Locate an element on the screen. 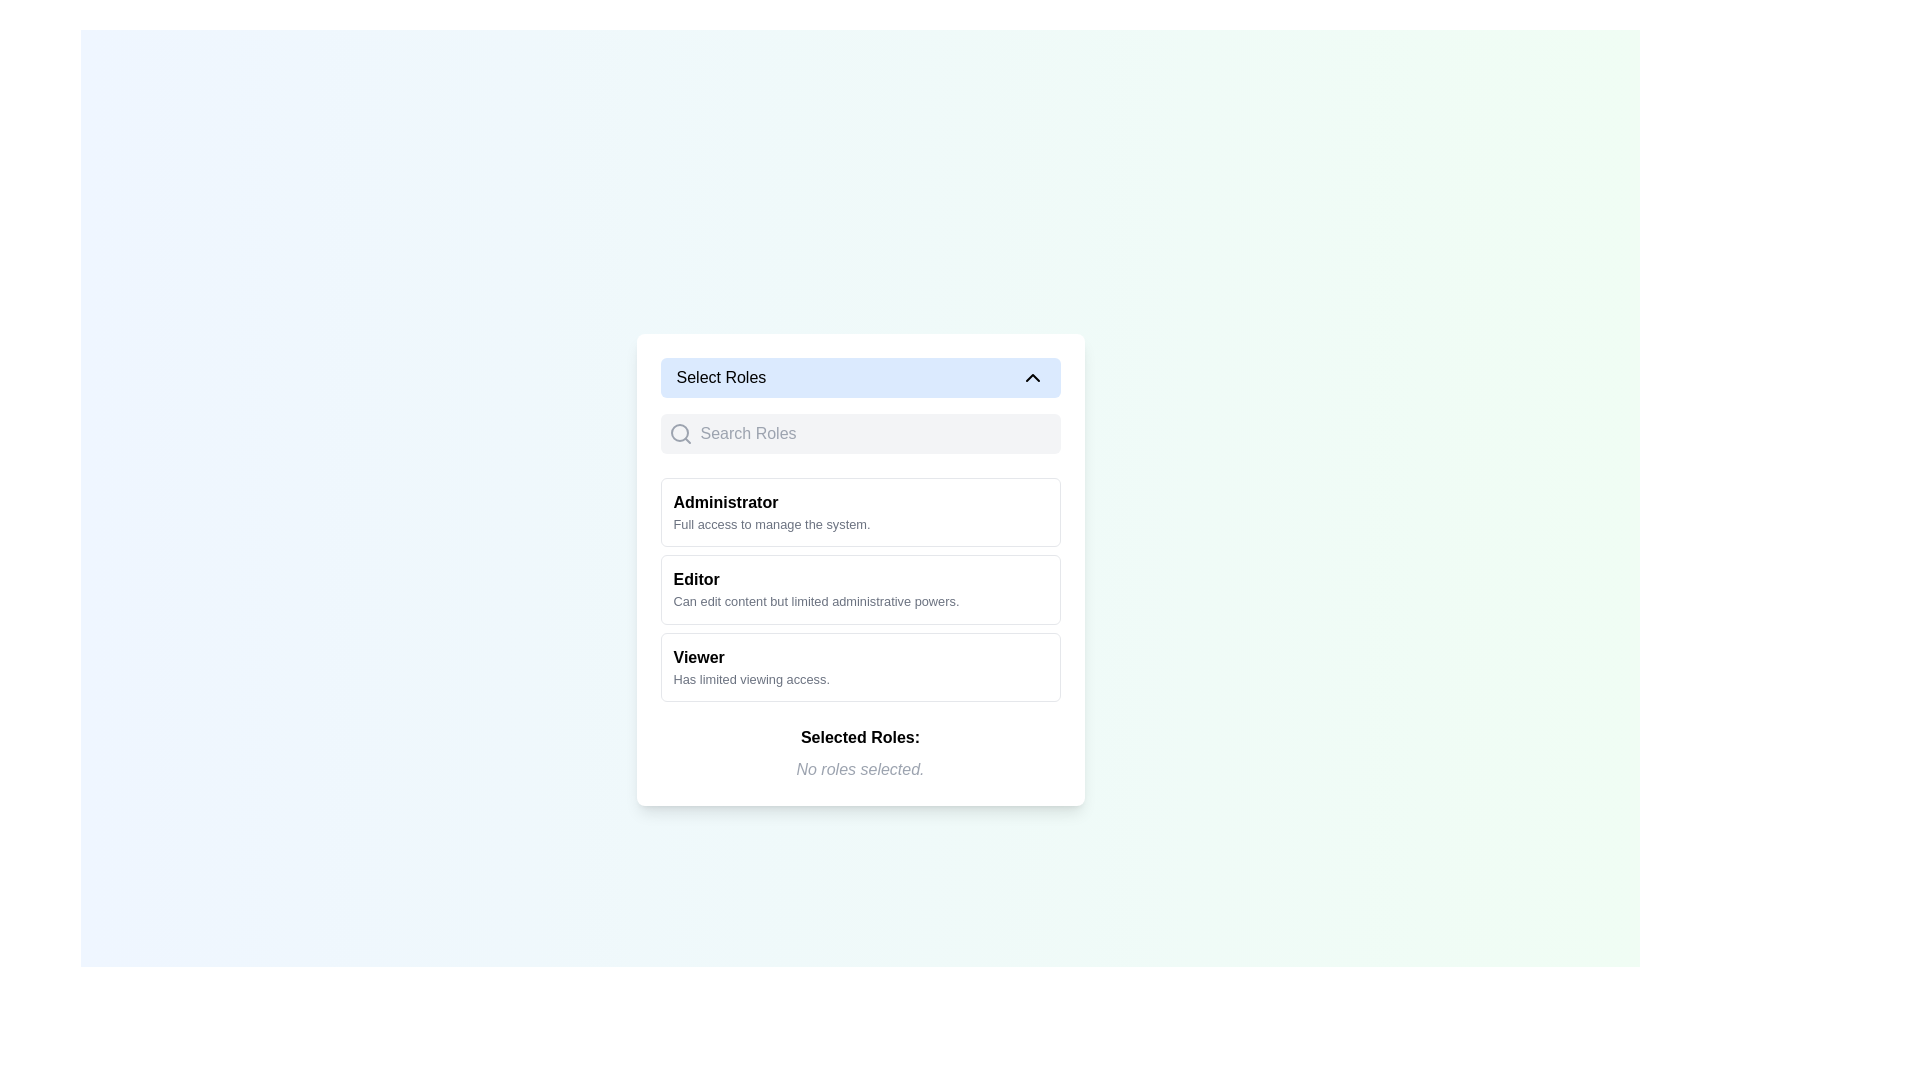  the static label text reading 'Has limited viewing access.' which is styled in light gray and positioned below the title 'Viewer' in the card layout is located at coordinates (750, 678).